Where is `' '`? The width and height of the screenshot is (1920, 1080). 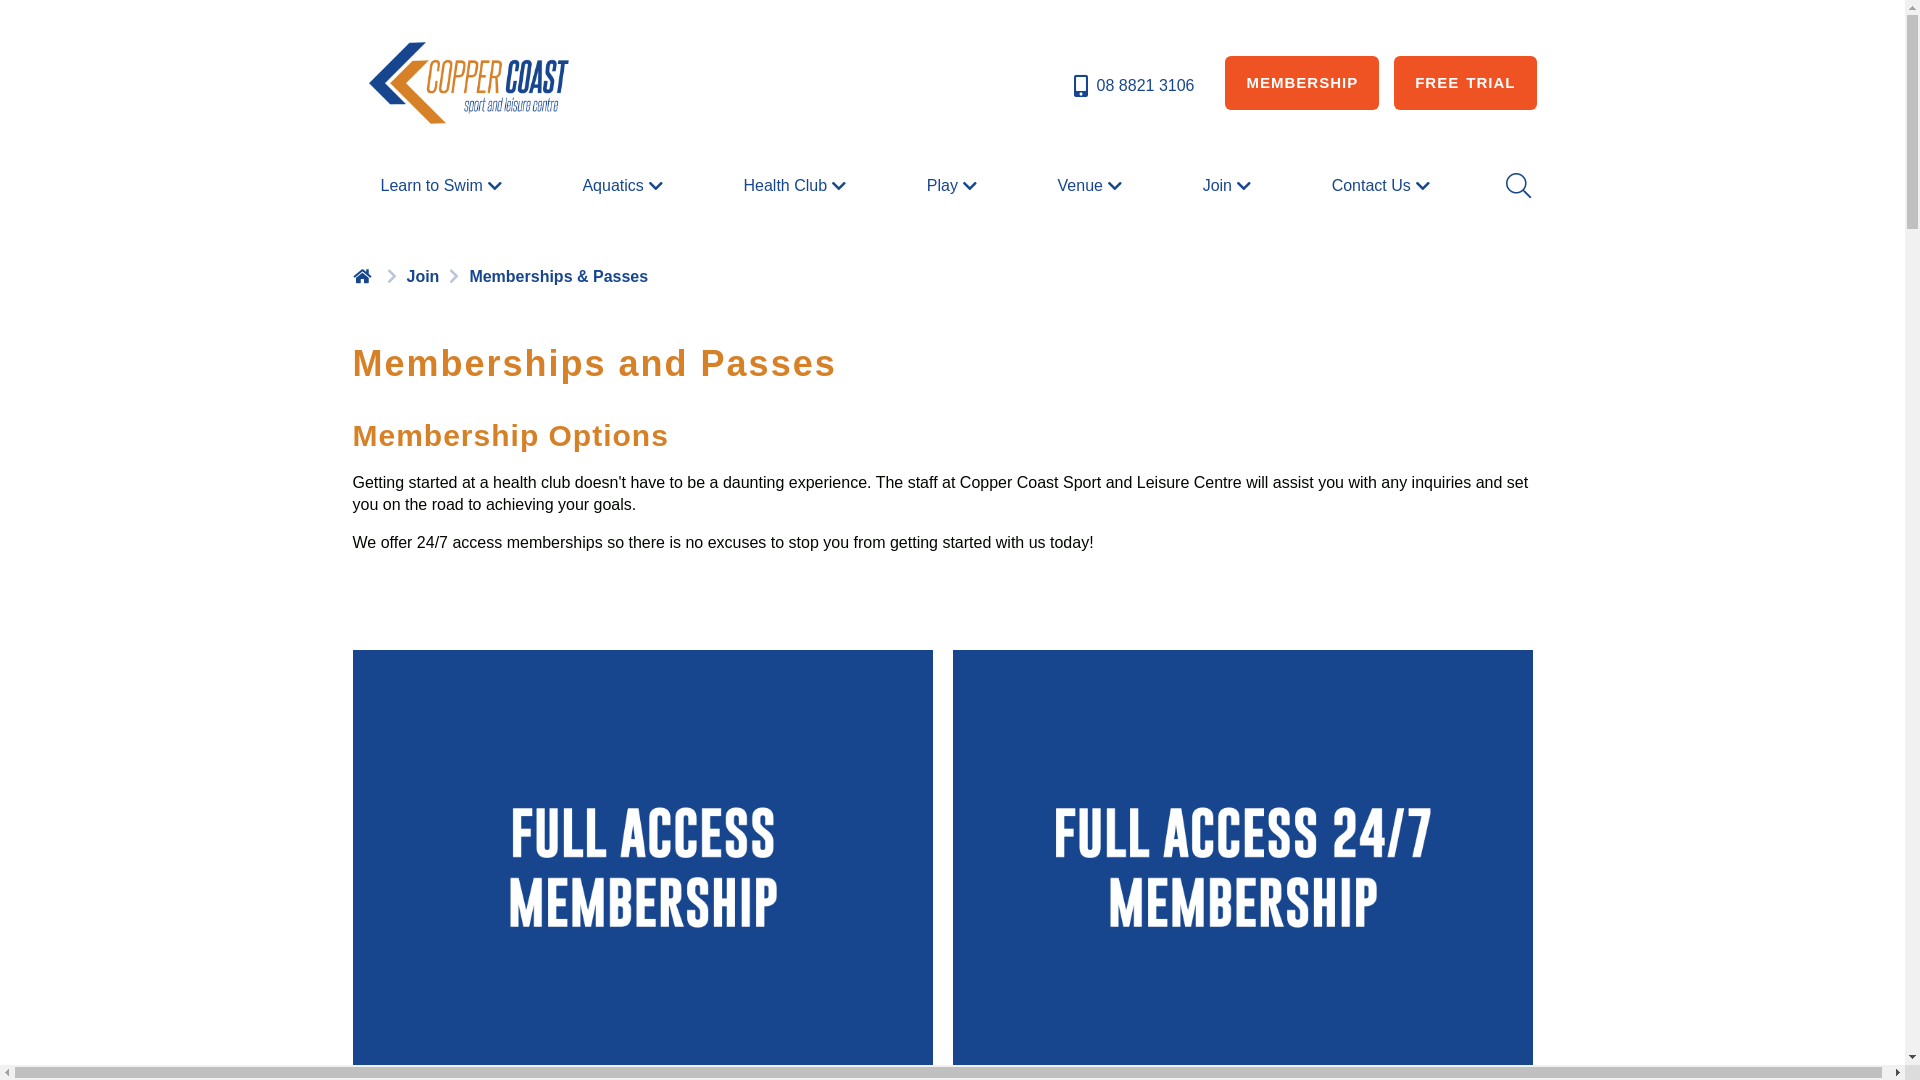
' ' is located at coordinates (364, 276).